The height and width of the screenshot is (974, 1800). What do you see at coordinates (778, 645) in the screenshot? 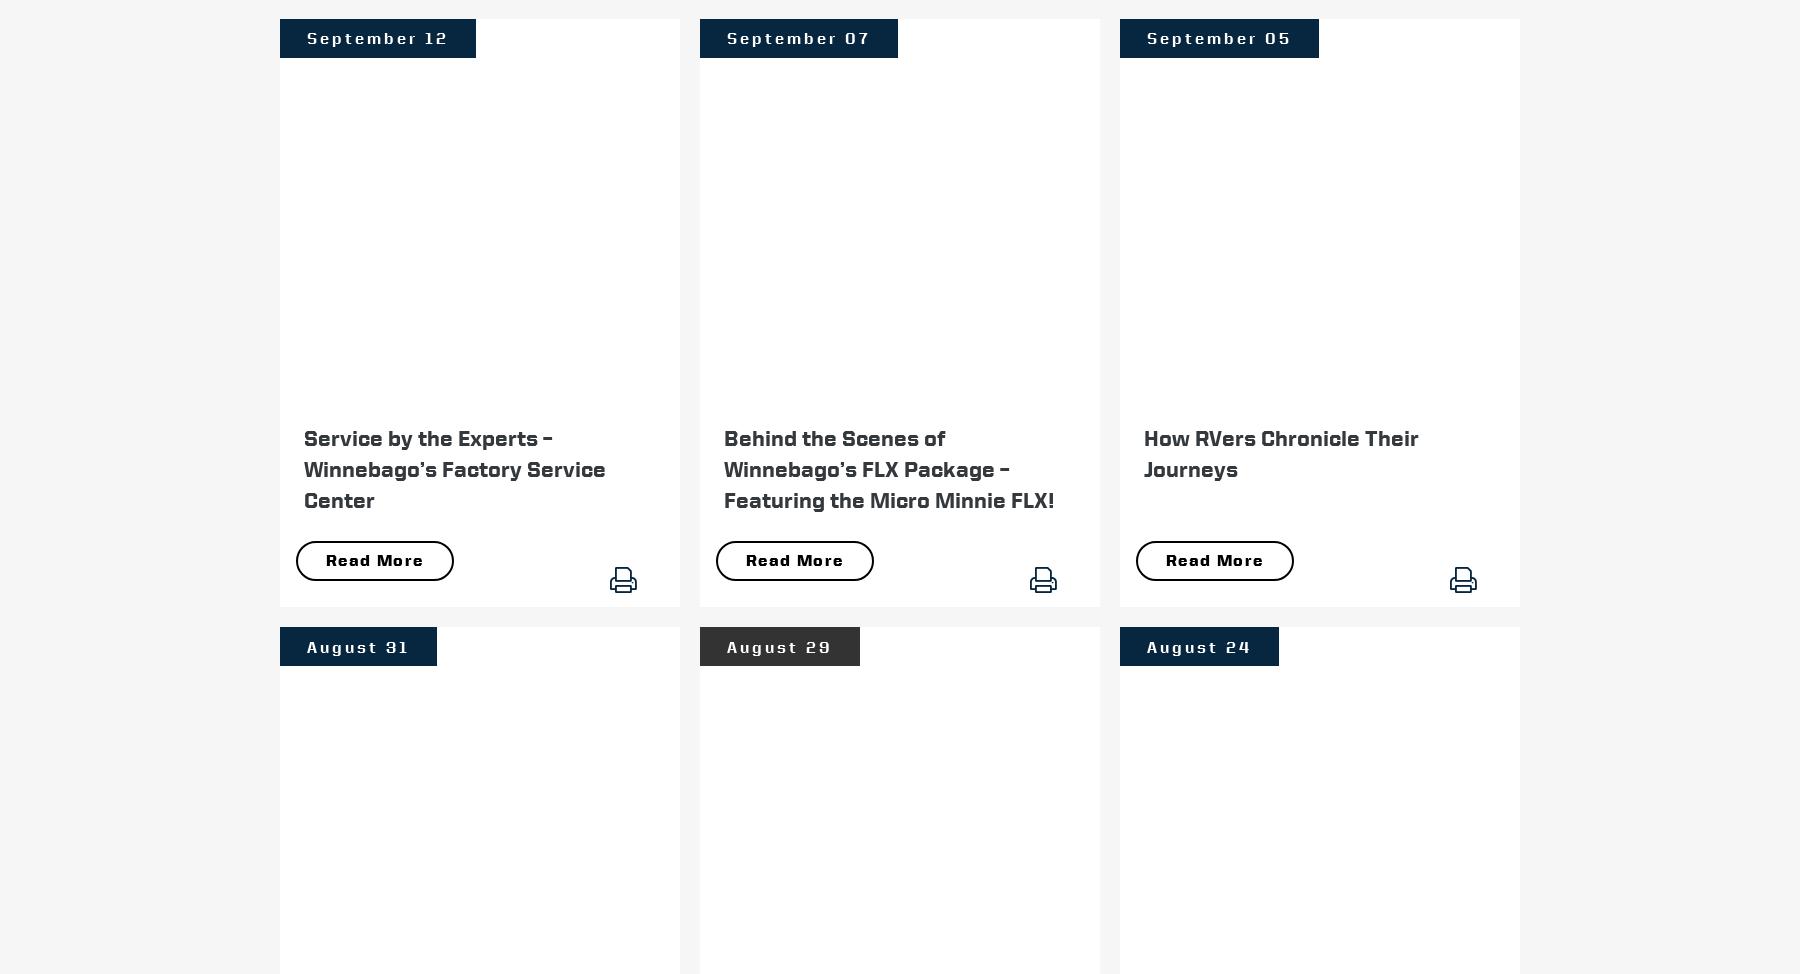
I see `'August 29'` at bounding box center [778, 645].